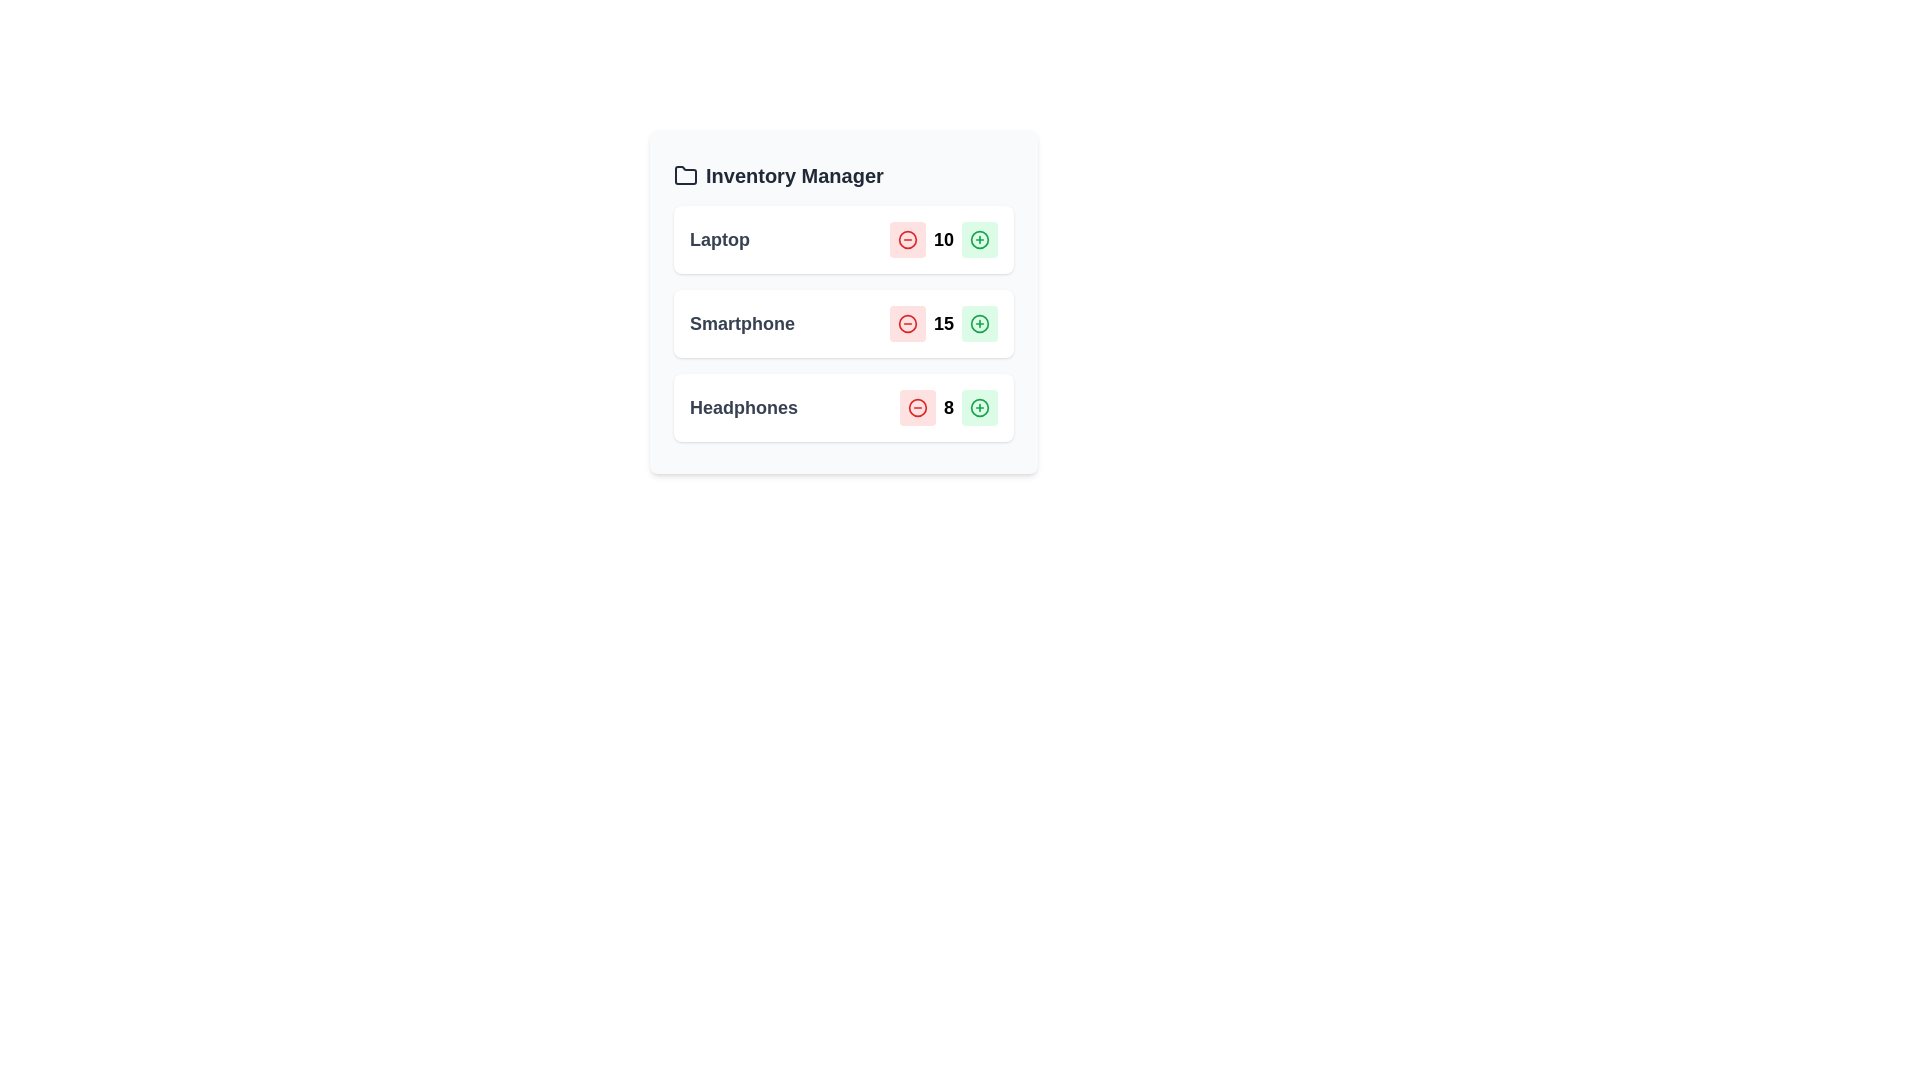 This screenshot has height=1080, width=1920. Describe the element at coordinates (743, 407) in the screenshot. I see `the item with name Headphones` at that location.